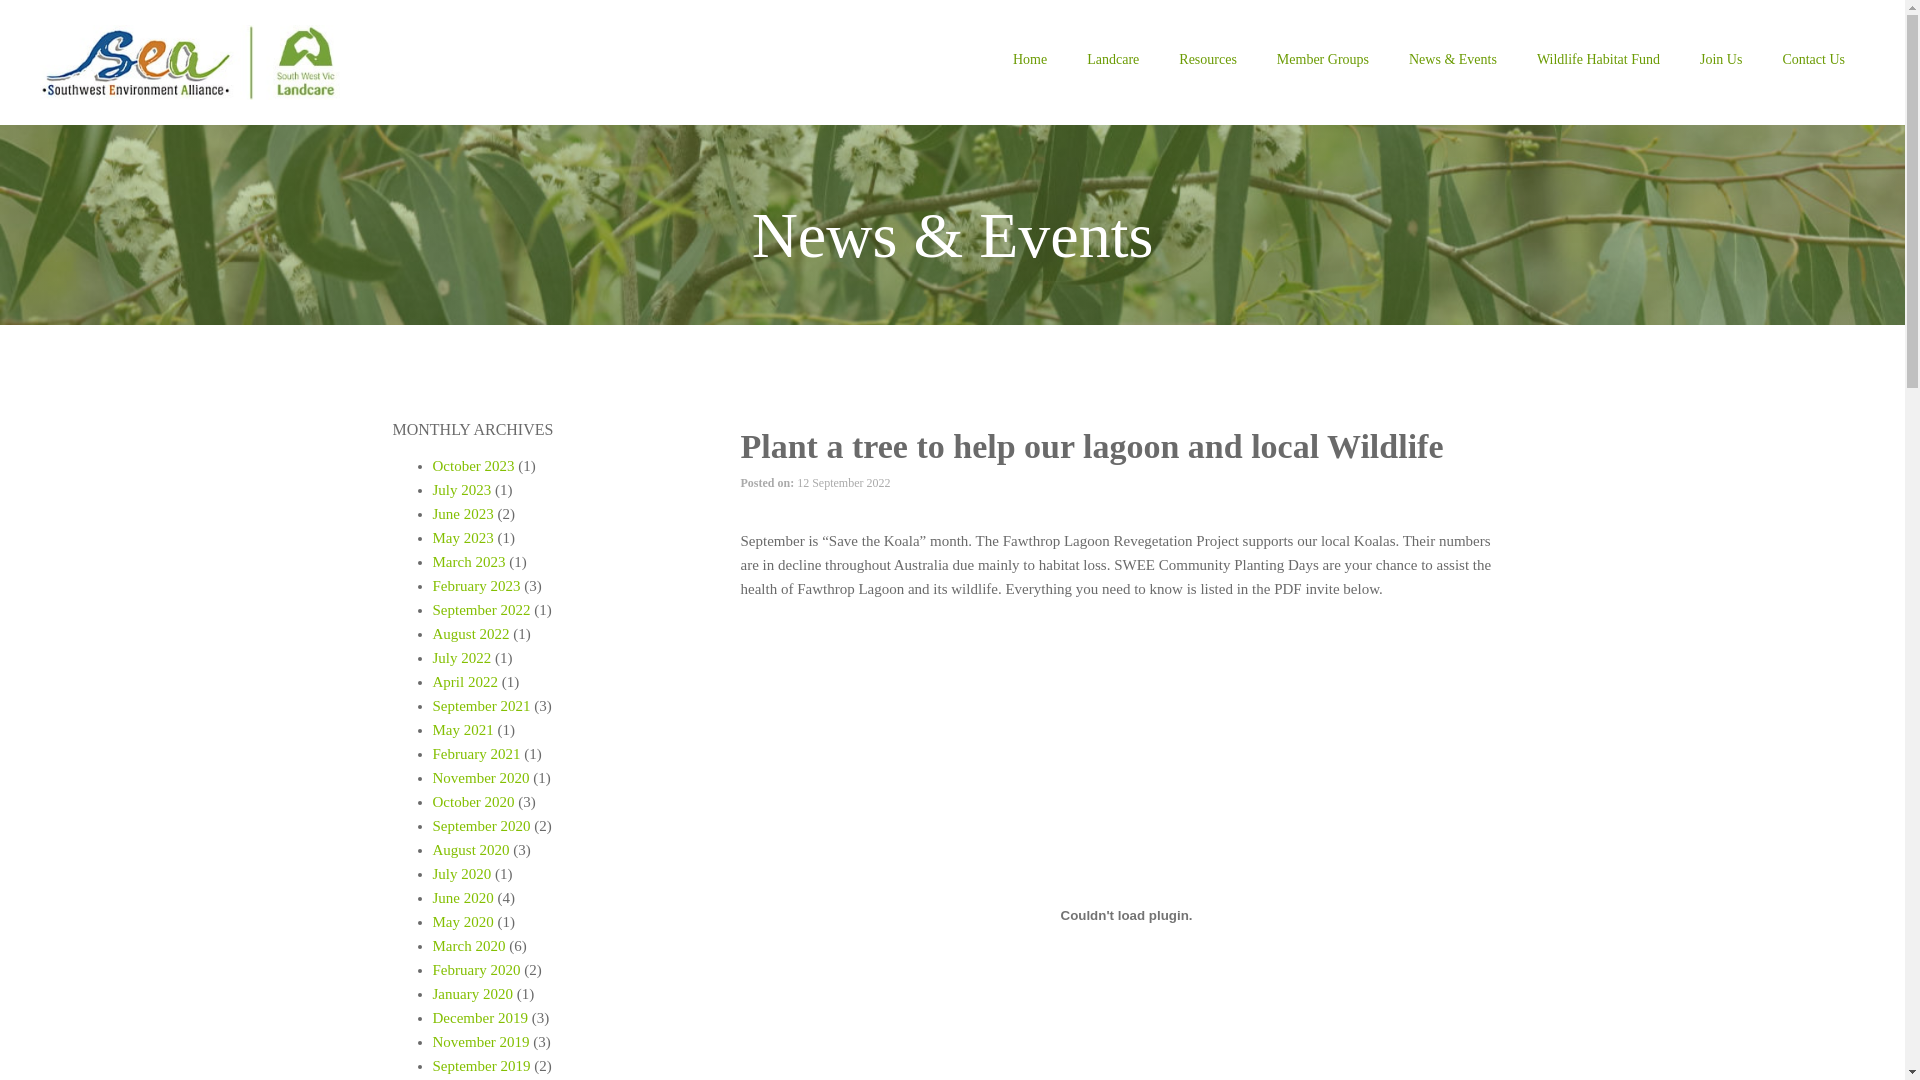 This screenshot has width=1920, height=1080. What do you see at coordinates (1030, 61) in the screenshot?
I see `'Home'` at bounding box center [1030, 61].